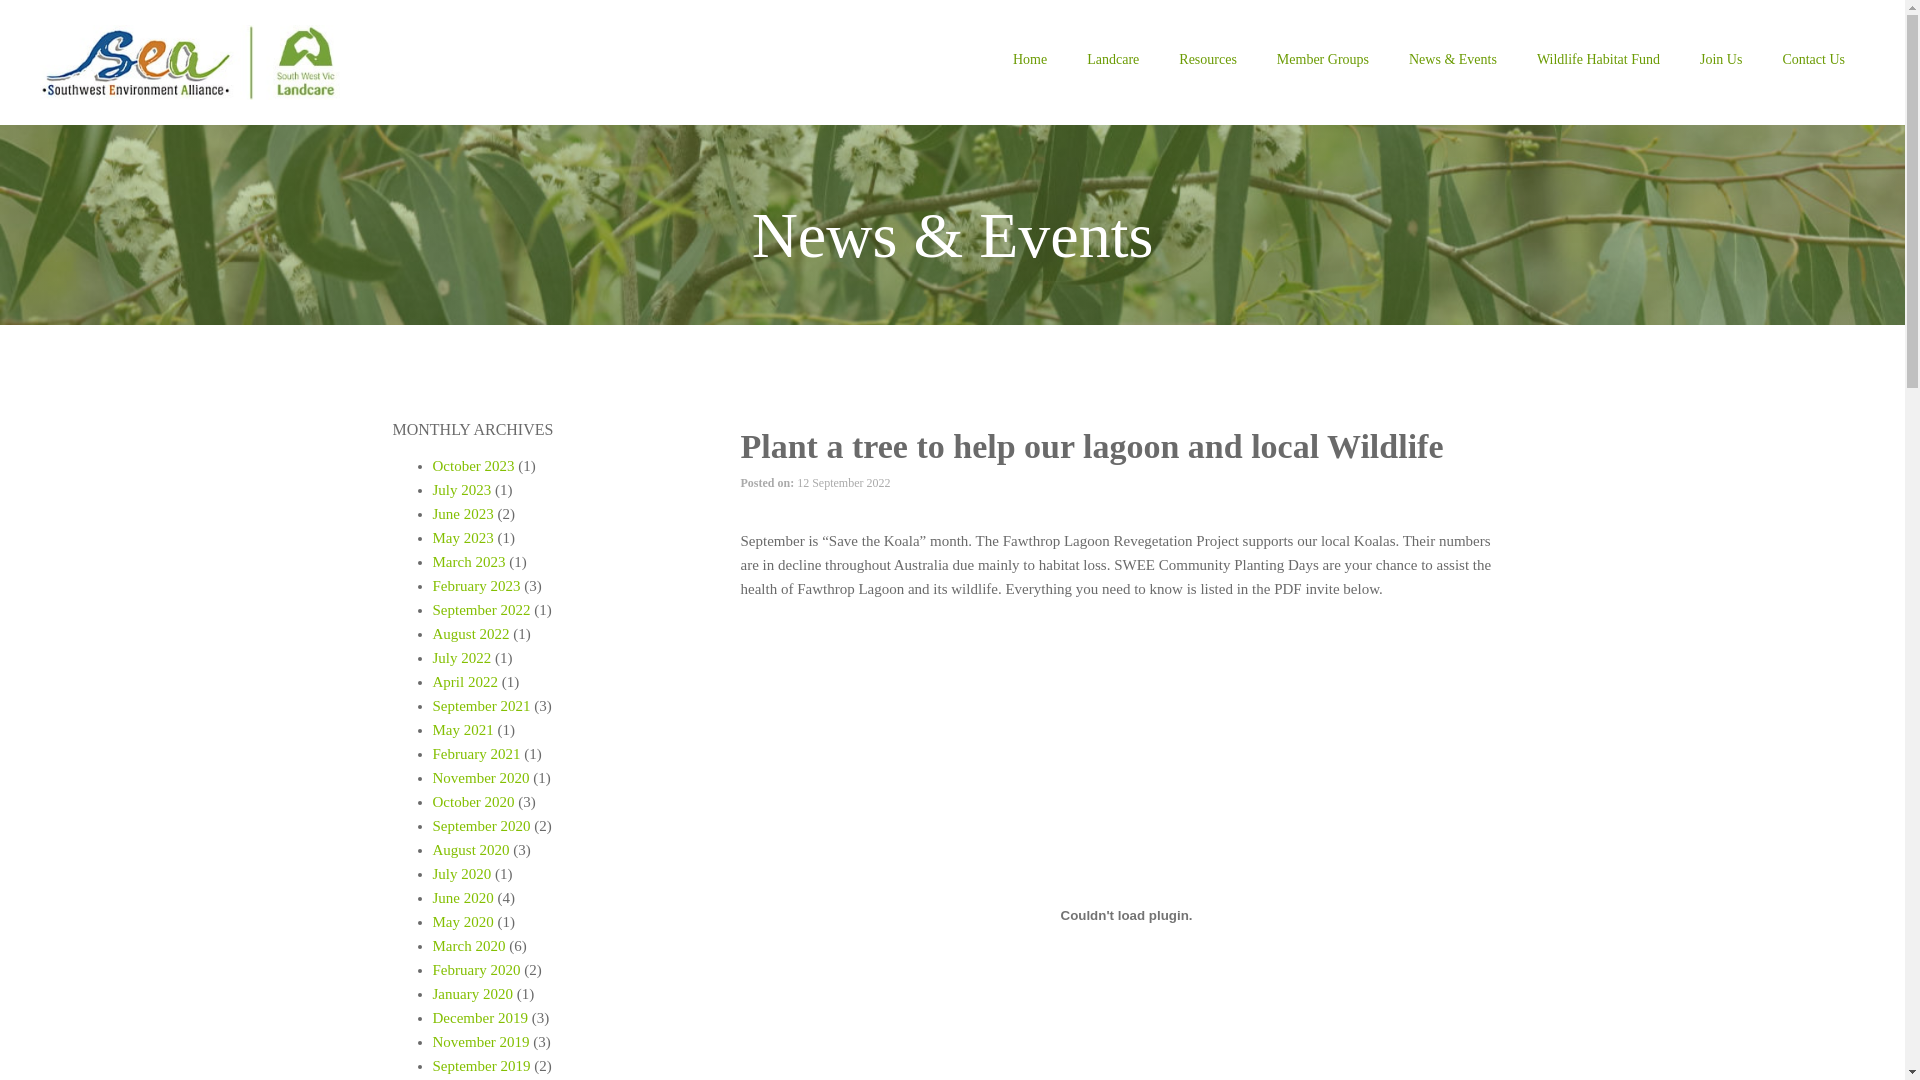 This screenshot has width=1920, height=1080. What do you see at coordinates (1030, 61) in the screenshot?
I see `'Home'` at bounding box center [1030, 61].